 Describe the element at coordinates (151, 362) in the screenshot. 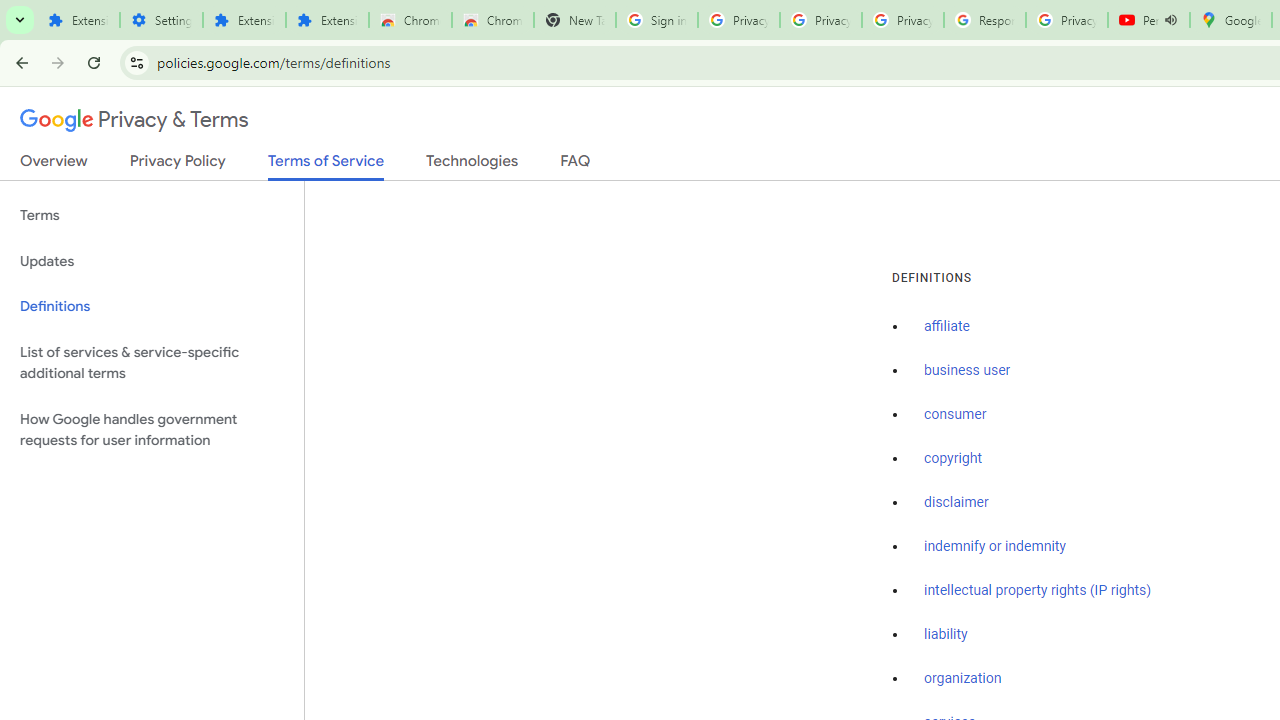

I see `'List of services & service-specific additional terms'` at that location.